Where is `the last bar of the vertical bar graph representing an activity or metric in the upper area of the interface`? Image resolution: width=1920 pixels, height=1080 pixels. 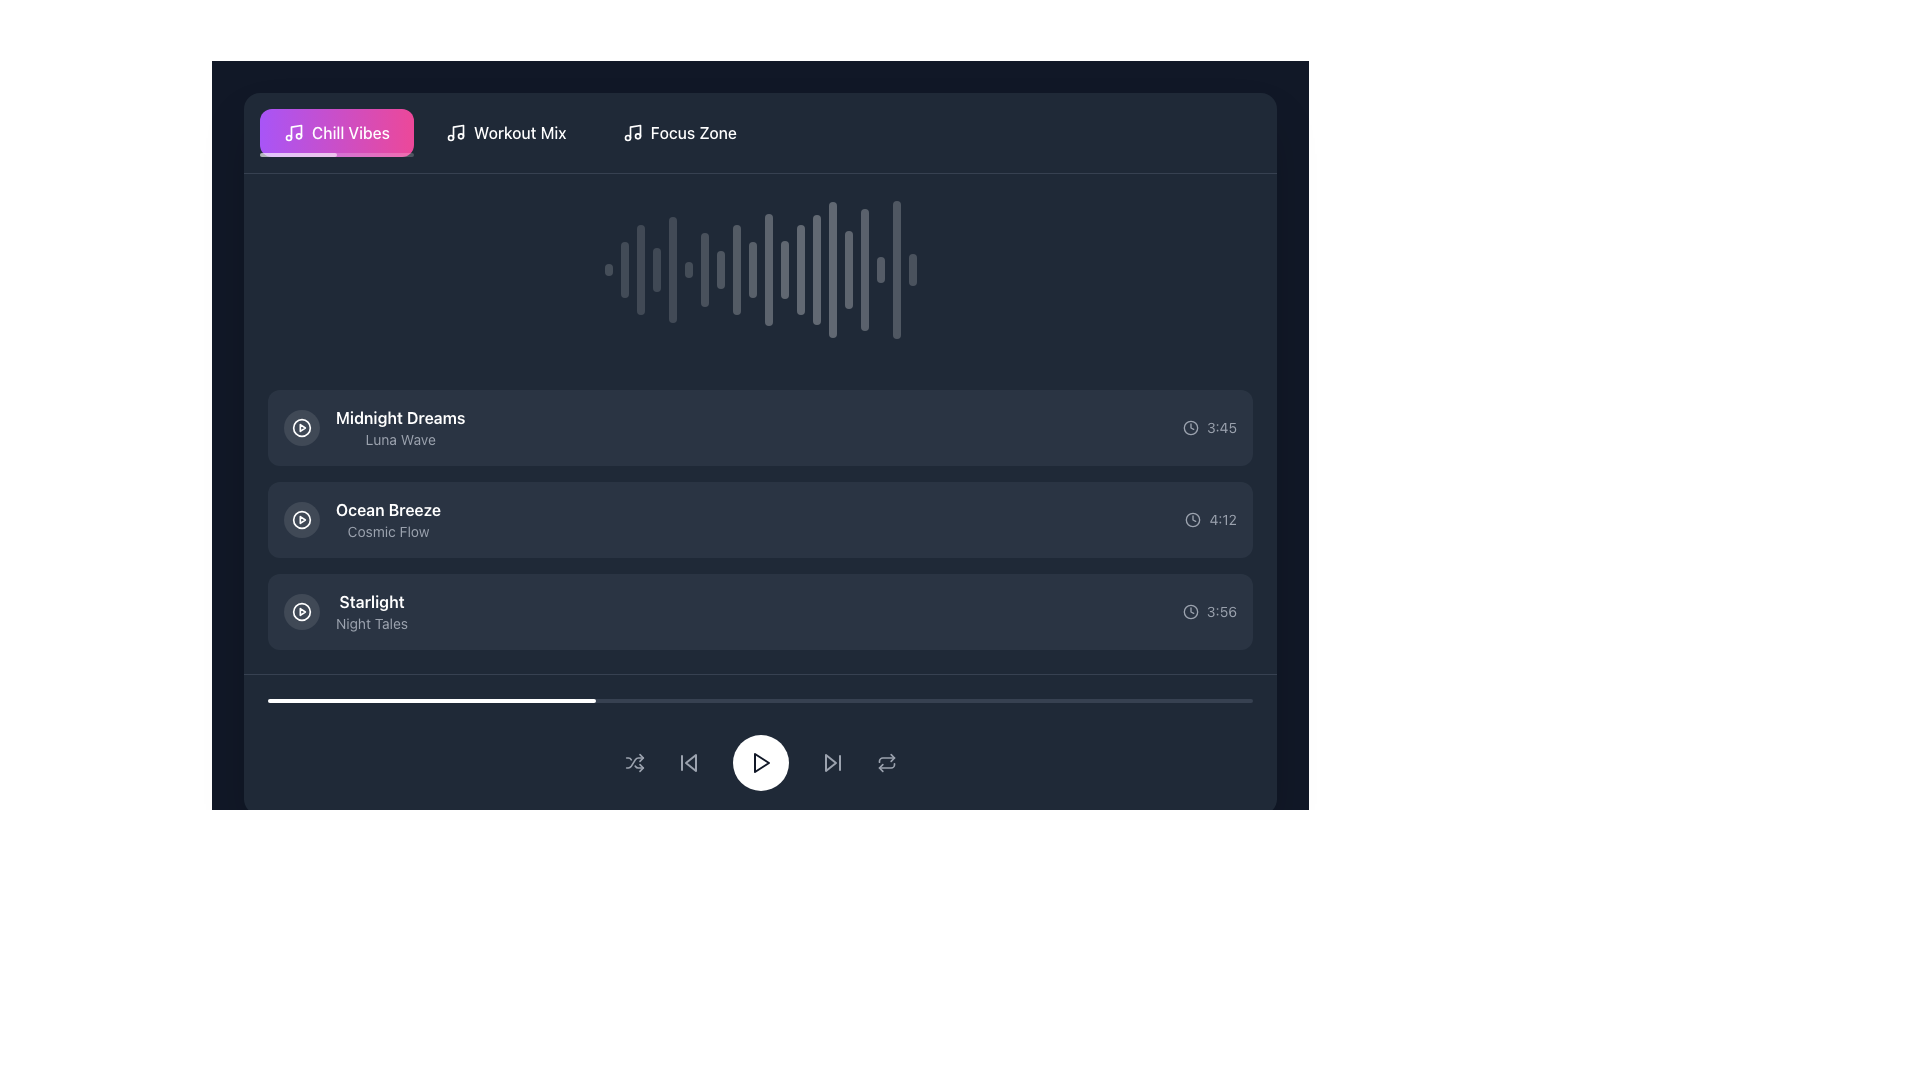
the last bar of the vertical bar graph representing an activity or metric in the upper area of the interface is located at coordinates (911, 270).